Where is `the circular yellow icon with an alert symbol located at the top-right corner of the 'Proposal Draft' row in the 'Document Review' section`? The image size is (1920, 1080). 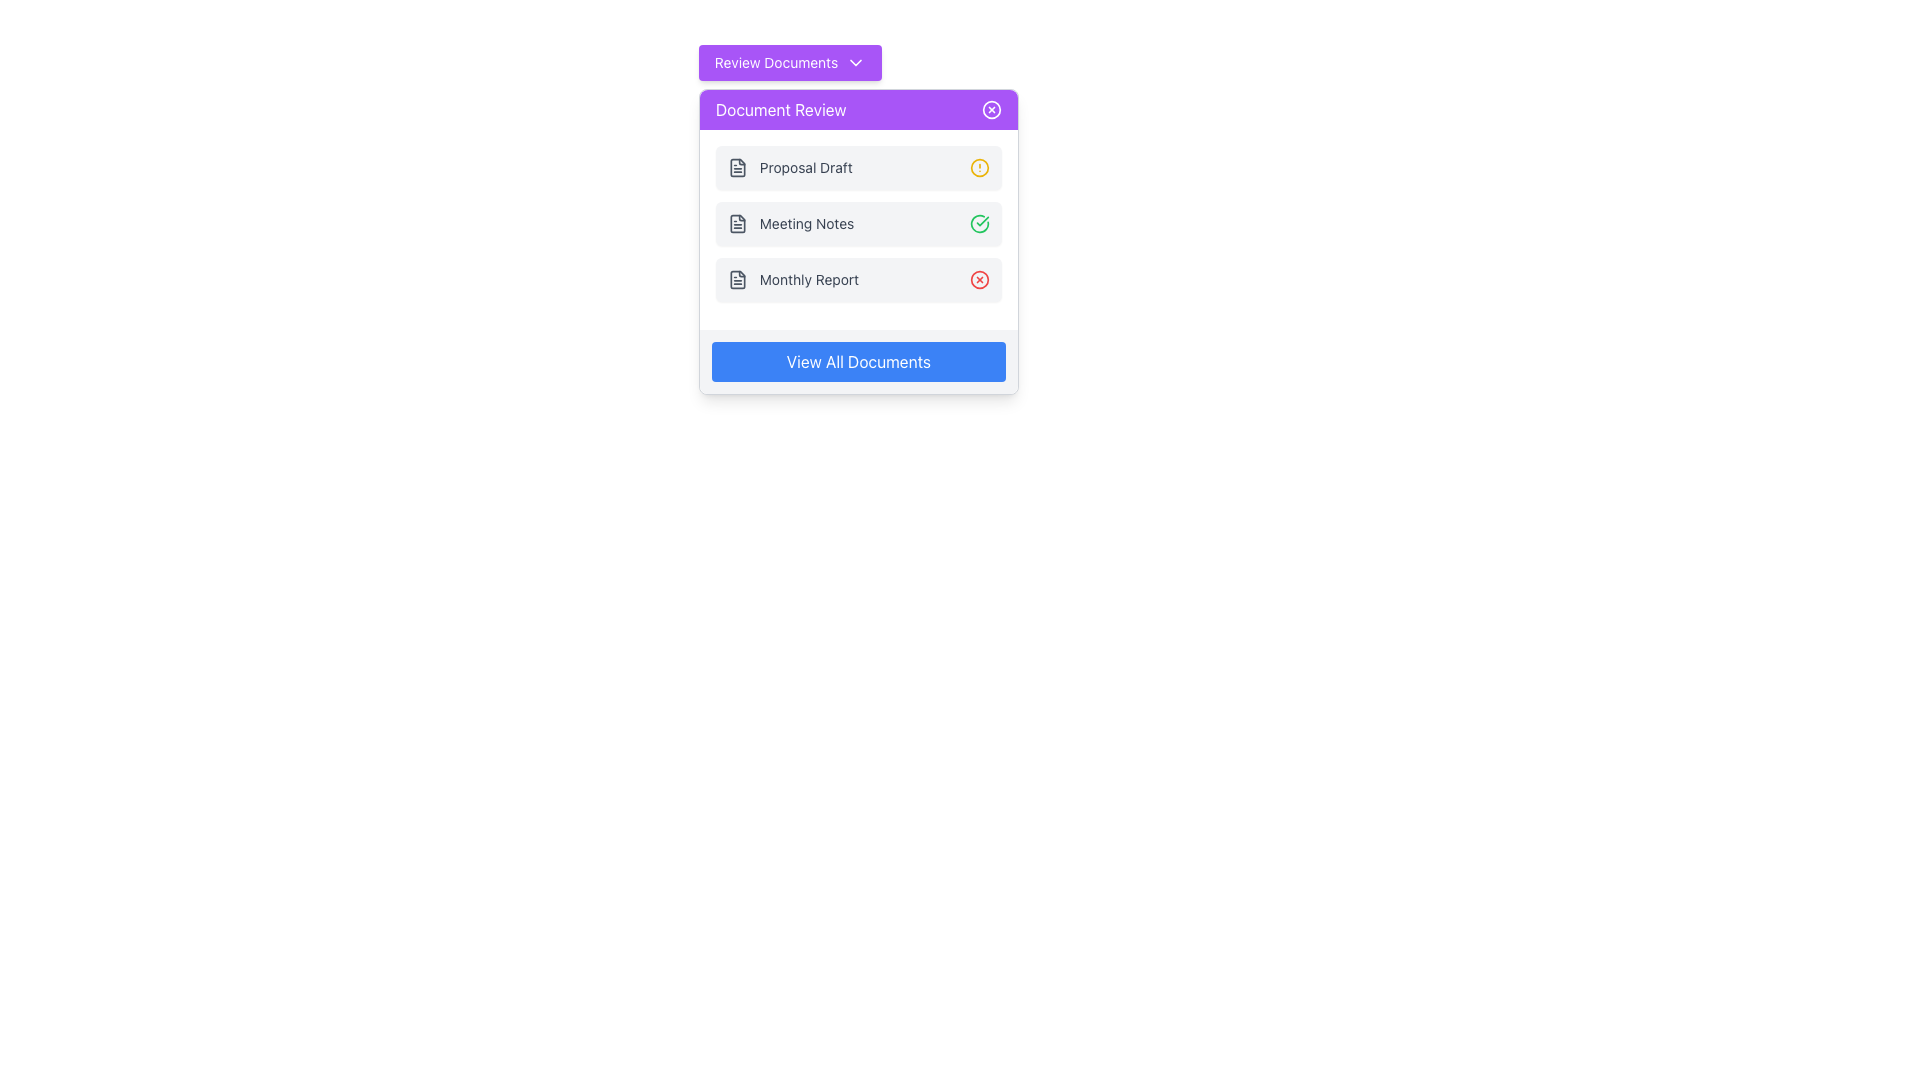
the circular yellow icon with an alert symbol located at the top-right corner of the 'Proposal Draft' row in the 'Document Review' section is located at coordinates (979, 167).